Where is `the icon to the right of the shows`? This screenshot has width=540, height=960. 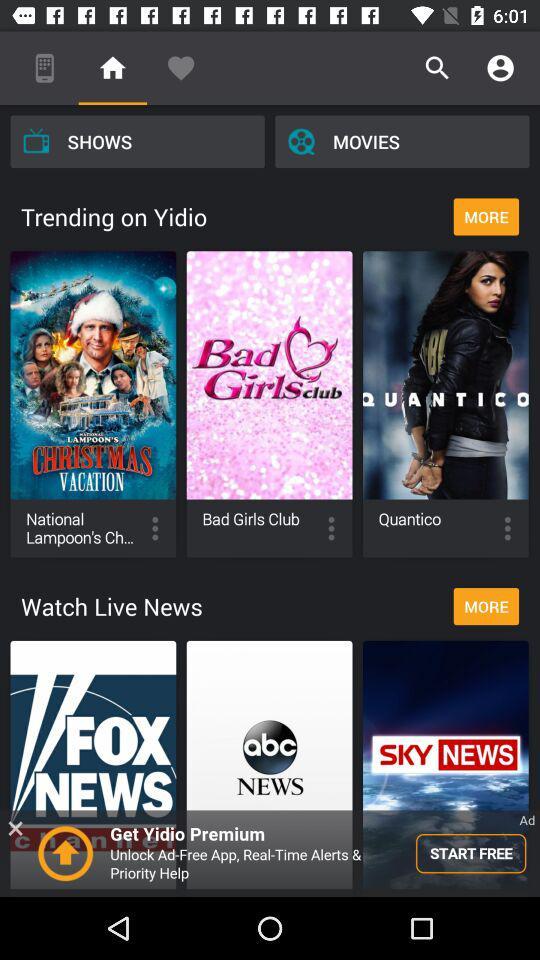
the icon to the right of the shows is located at coordinates (402, 140).